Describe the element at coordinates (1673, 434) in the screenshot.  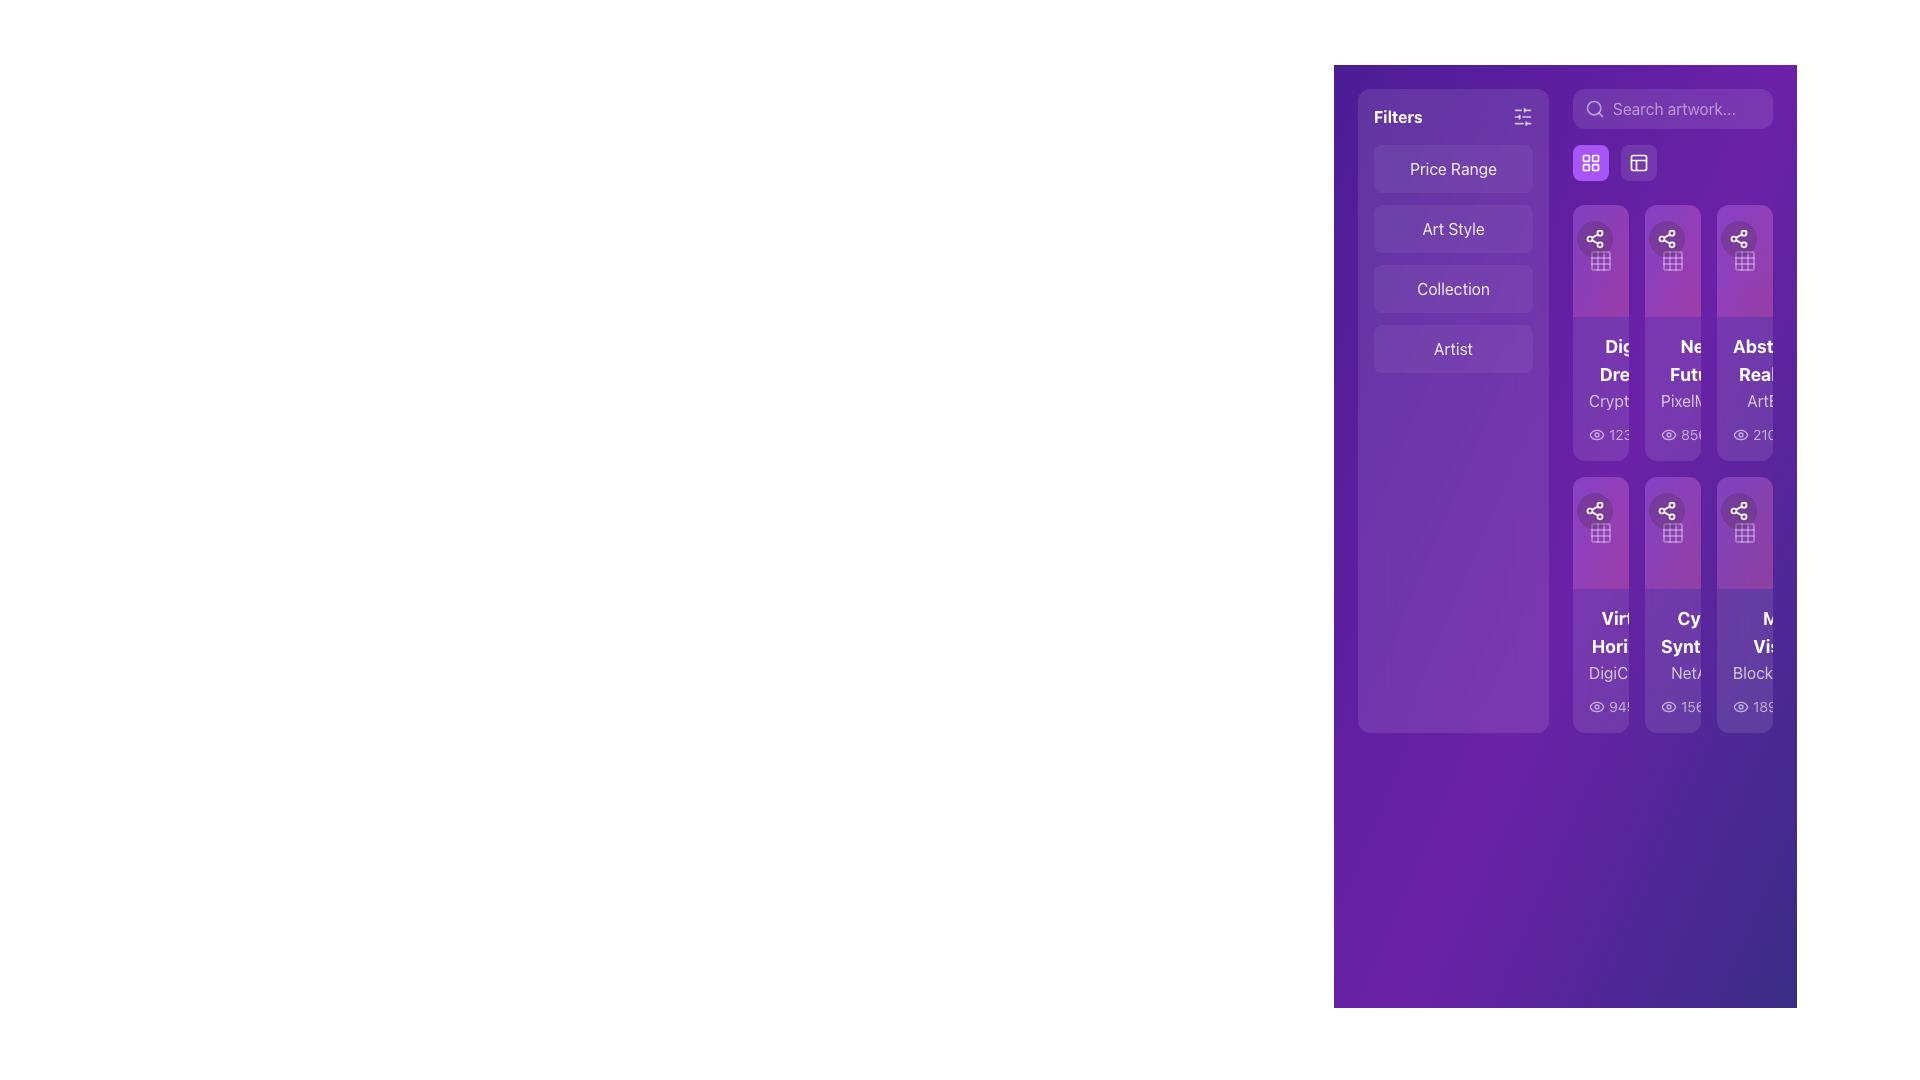
I see `the text element displaying a numerical value below the 'Neon Futures' header in the second column of the card layout` at that location.